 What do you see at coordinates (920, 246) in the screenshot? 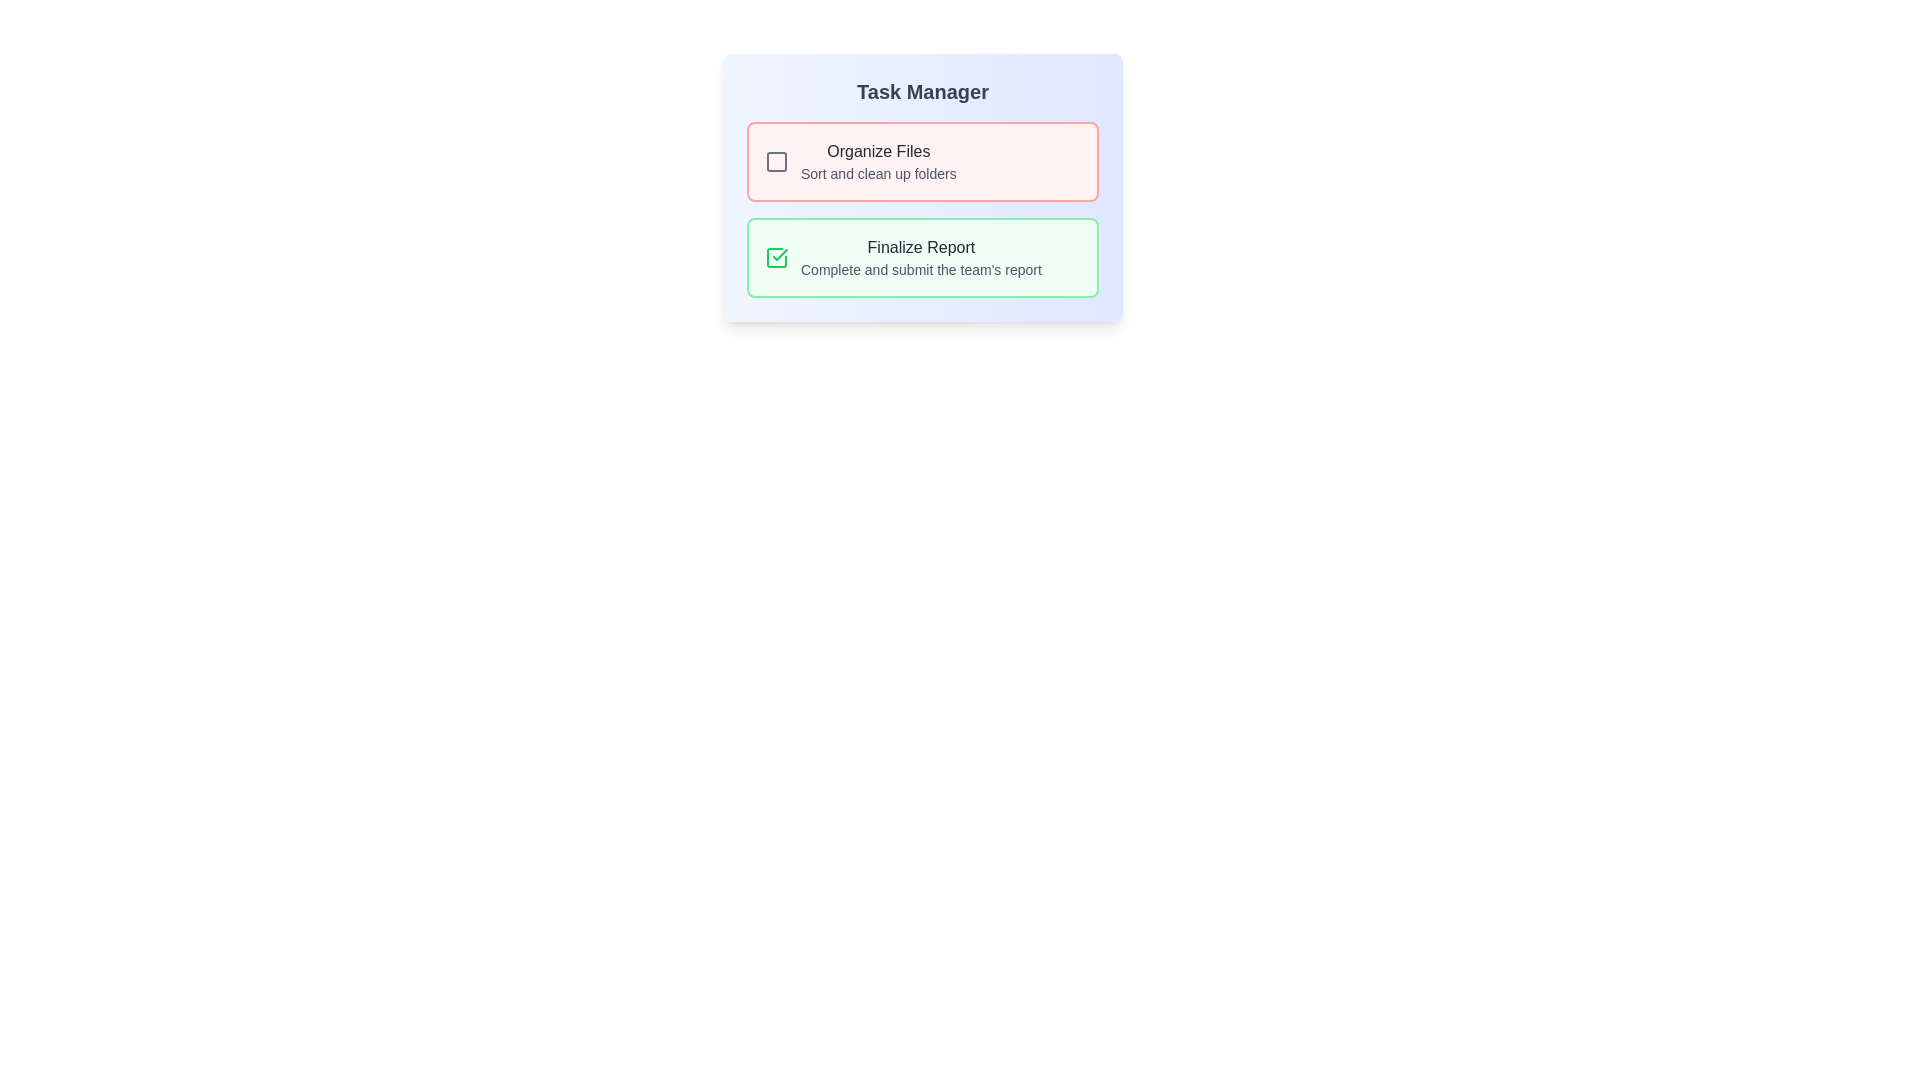
I see `the Text Label that serves as the title for a task item, located in the bottom task item of the 'Task Manager' interface, identified by its green highlighted border` at bounding box center [920, 246].